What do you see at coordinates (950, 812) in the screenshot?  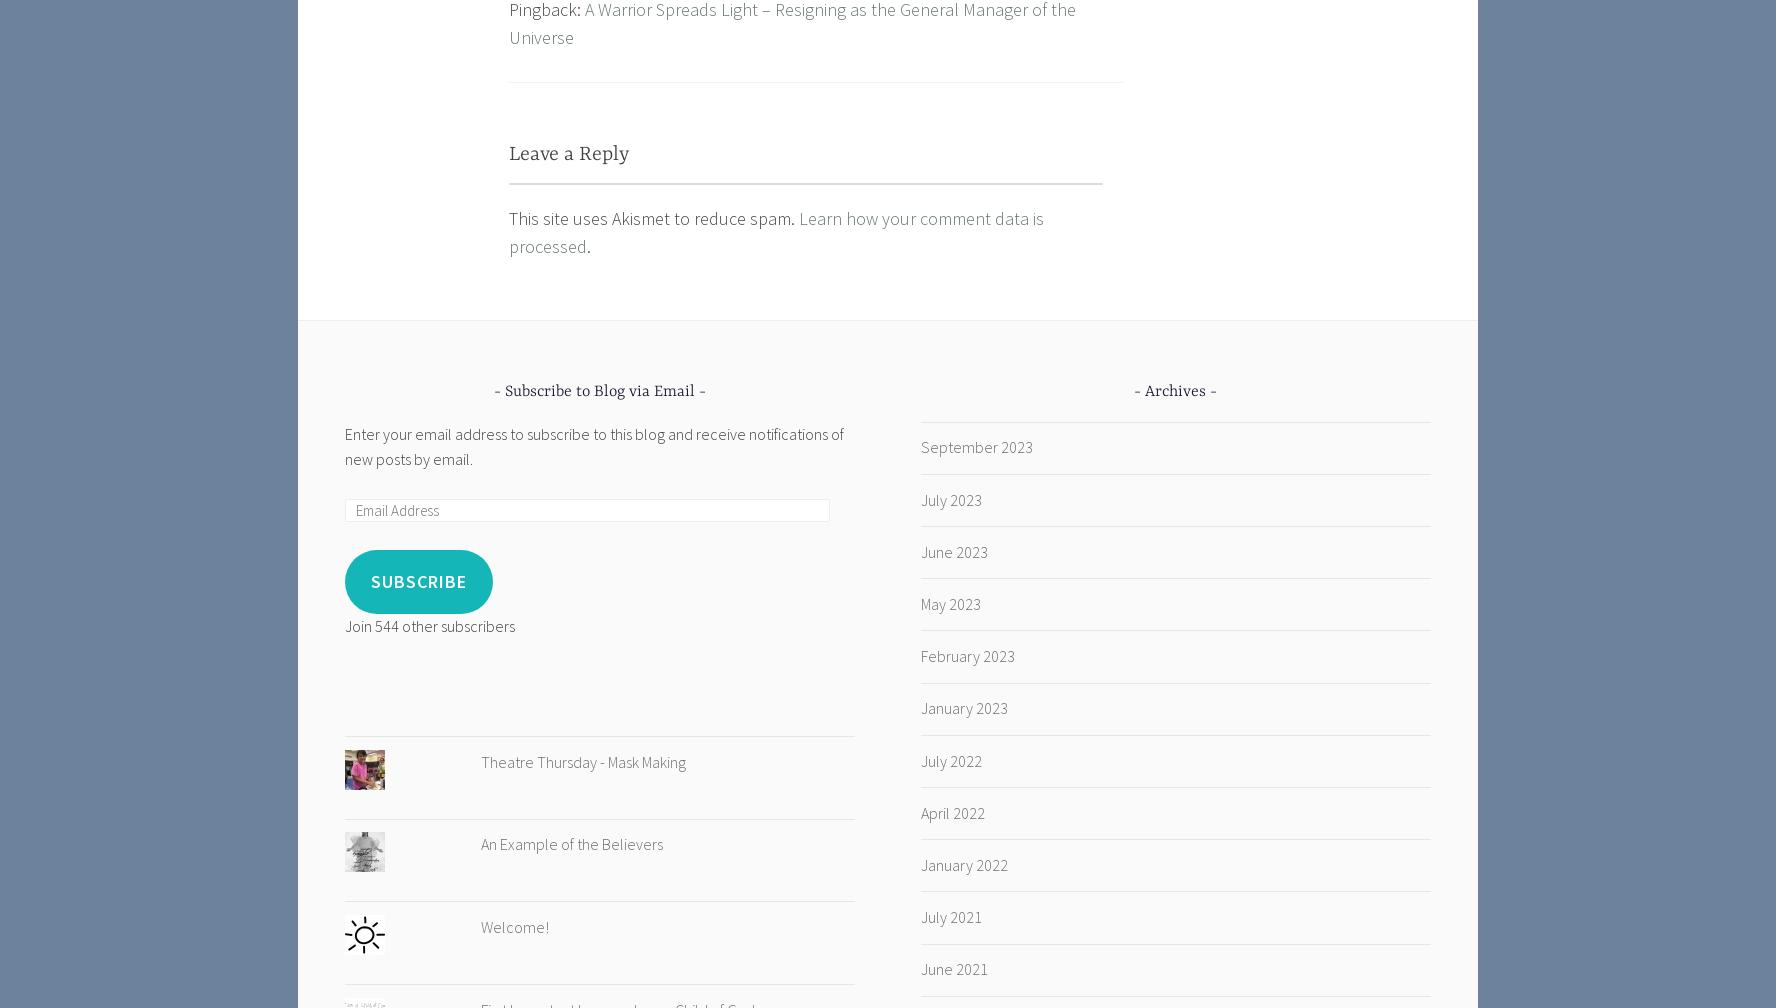 I see `'April 2022'` at bounding box center [950, 812].